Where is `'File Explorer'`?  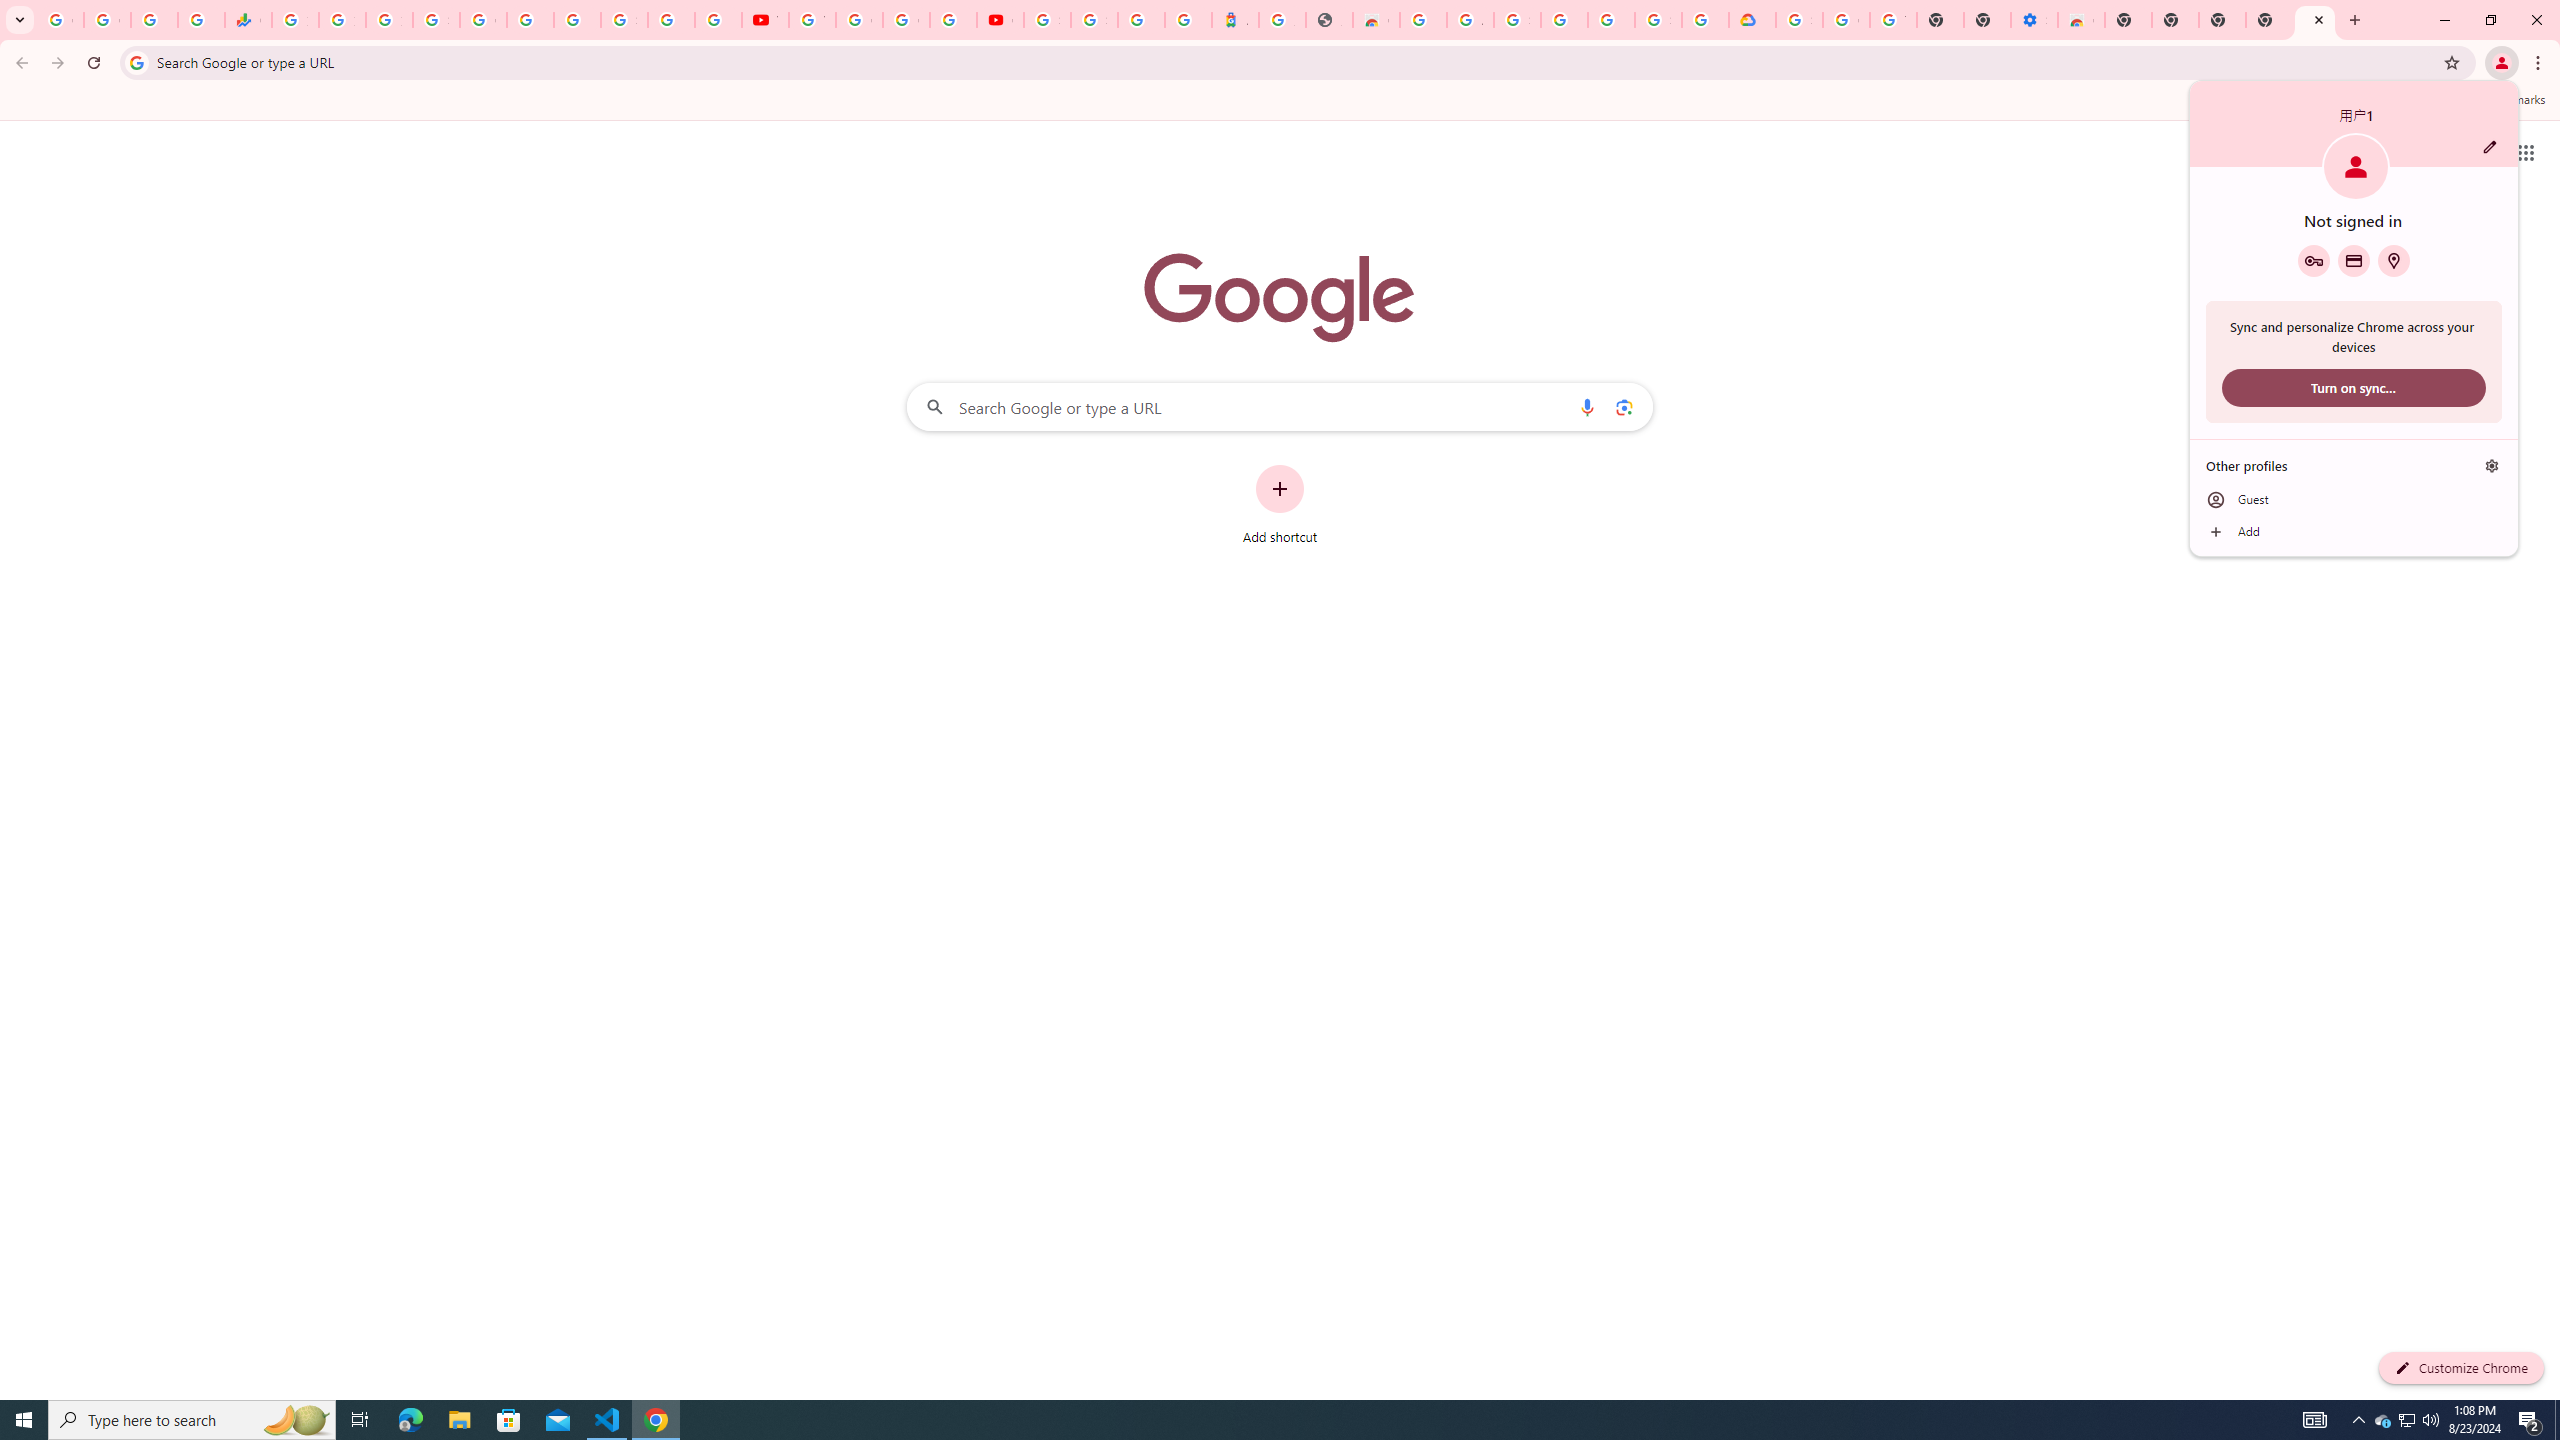 'File Explorer' is located at coordinates (458, 1418).